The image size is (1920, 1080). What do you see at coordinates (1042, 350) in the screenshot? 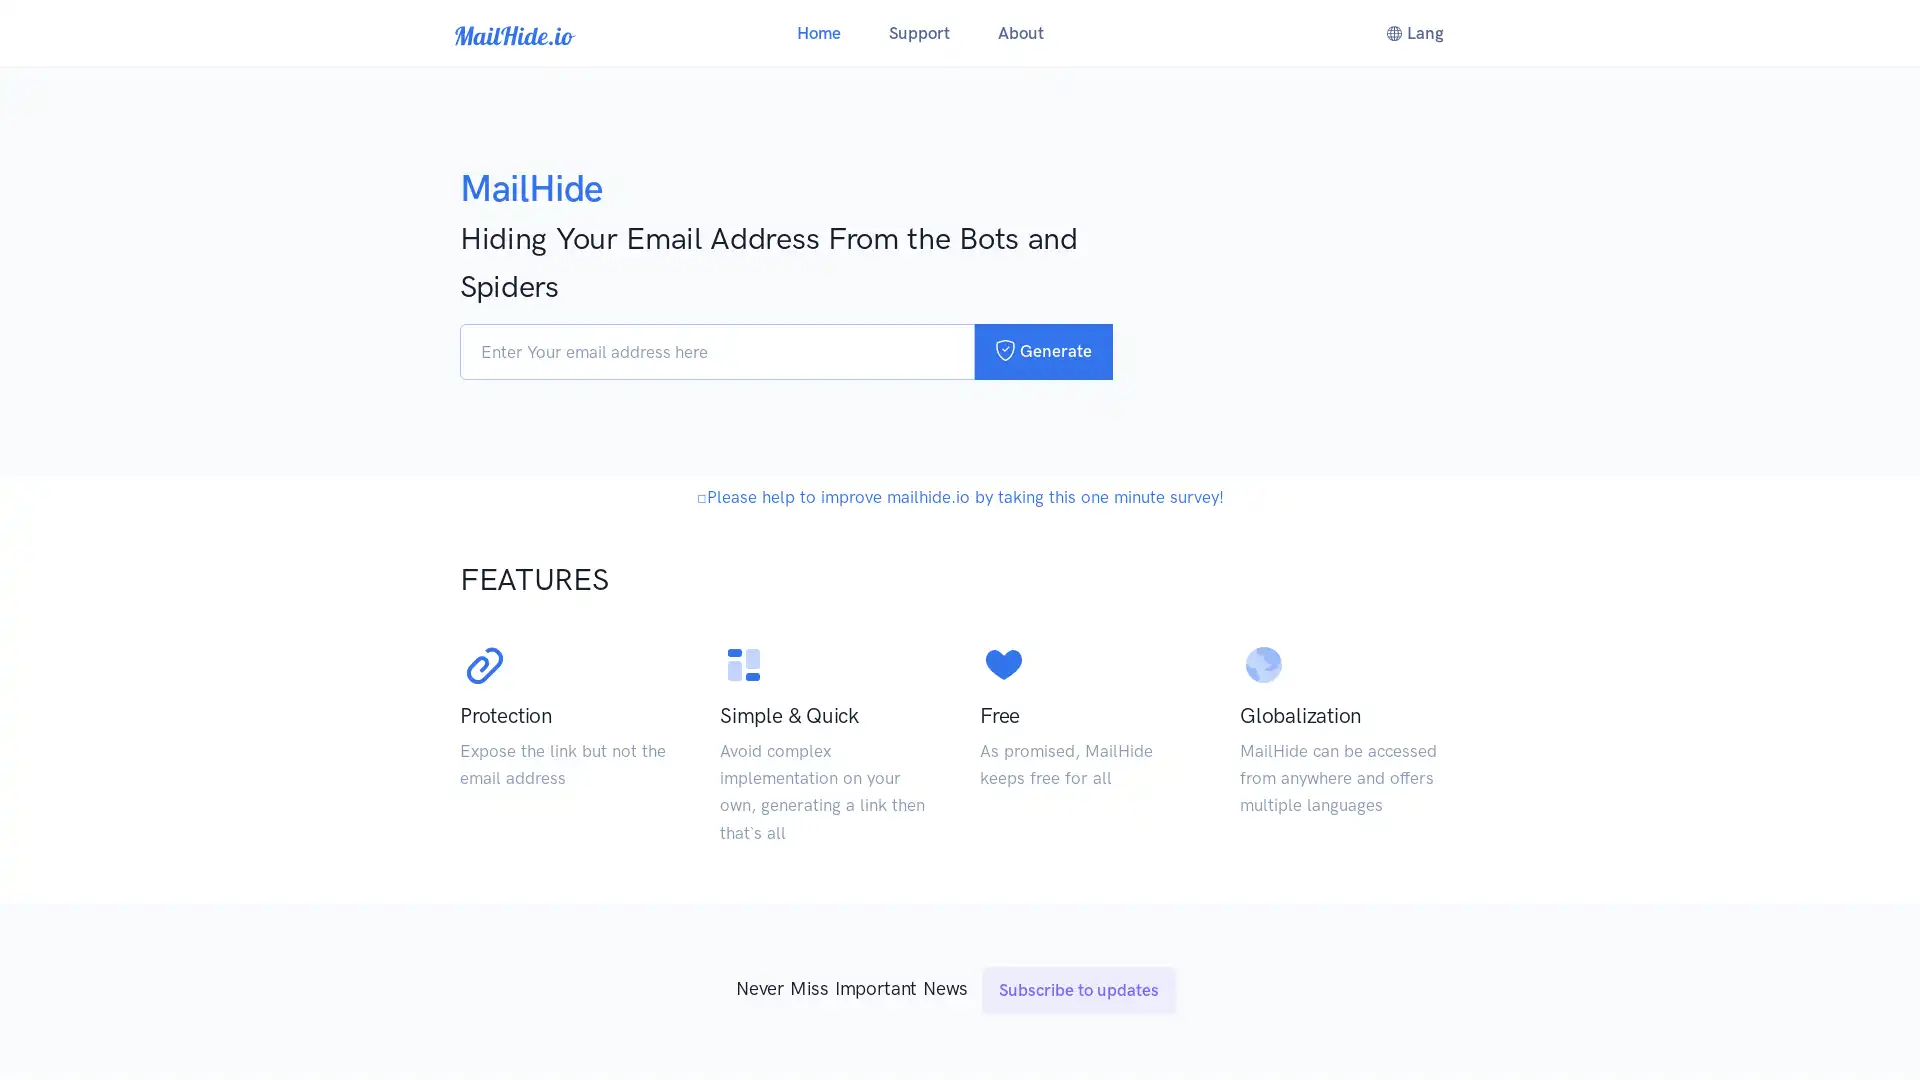
I see `shield check Generate` at bounding box center [1042, 350].